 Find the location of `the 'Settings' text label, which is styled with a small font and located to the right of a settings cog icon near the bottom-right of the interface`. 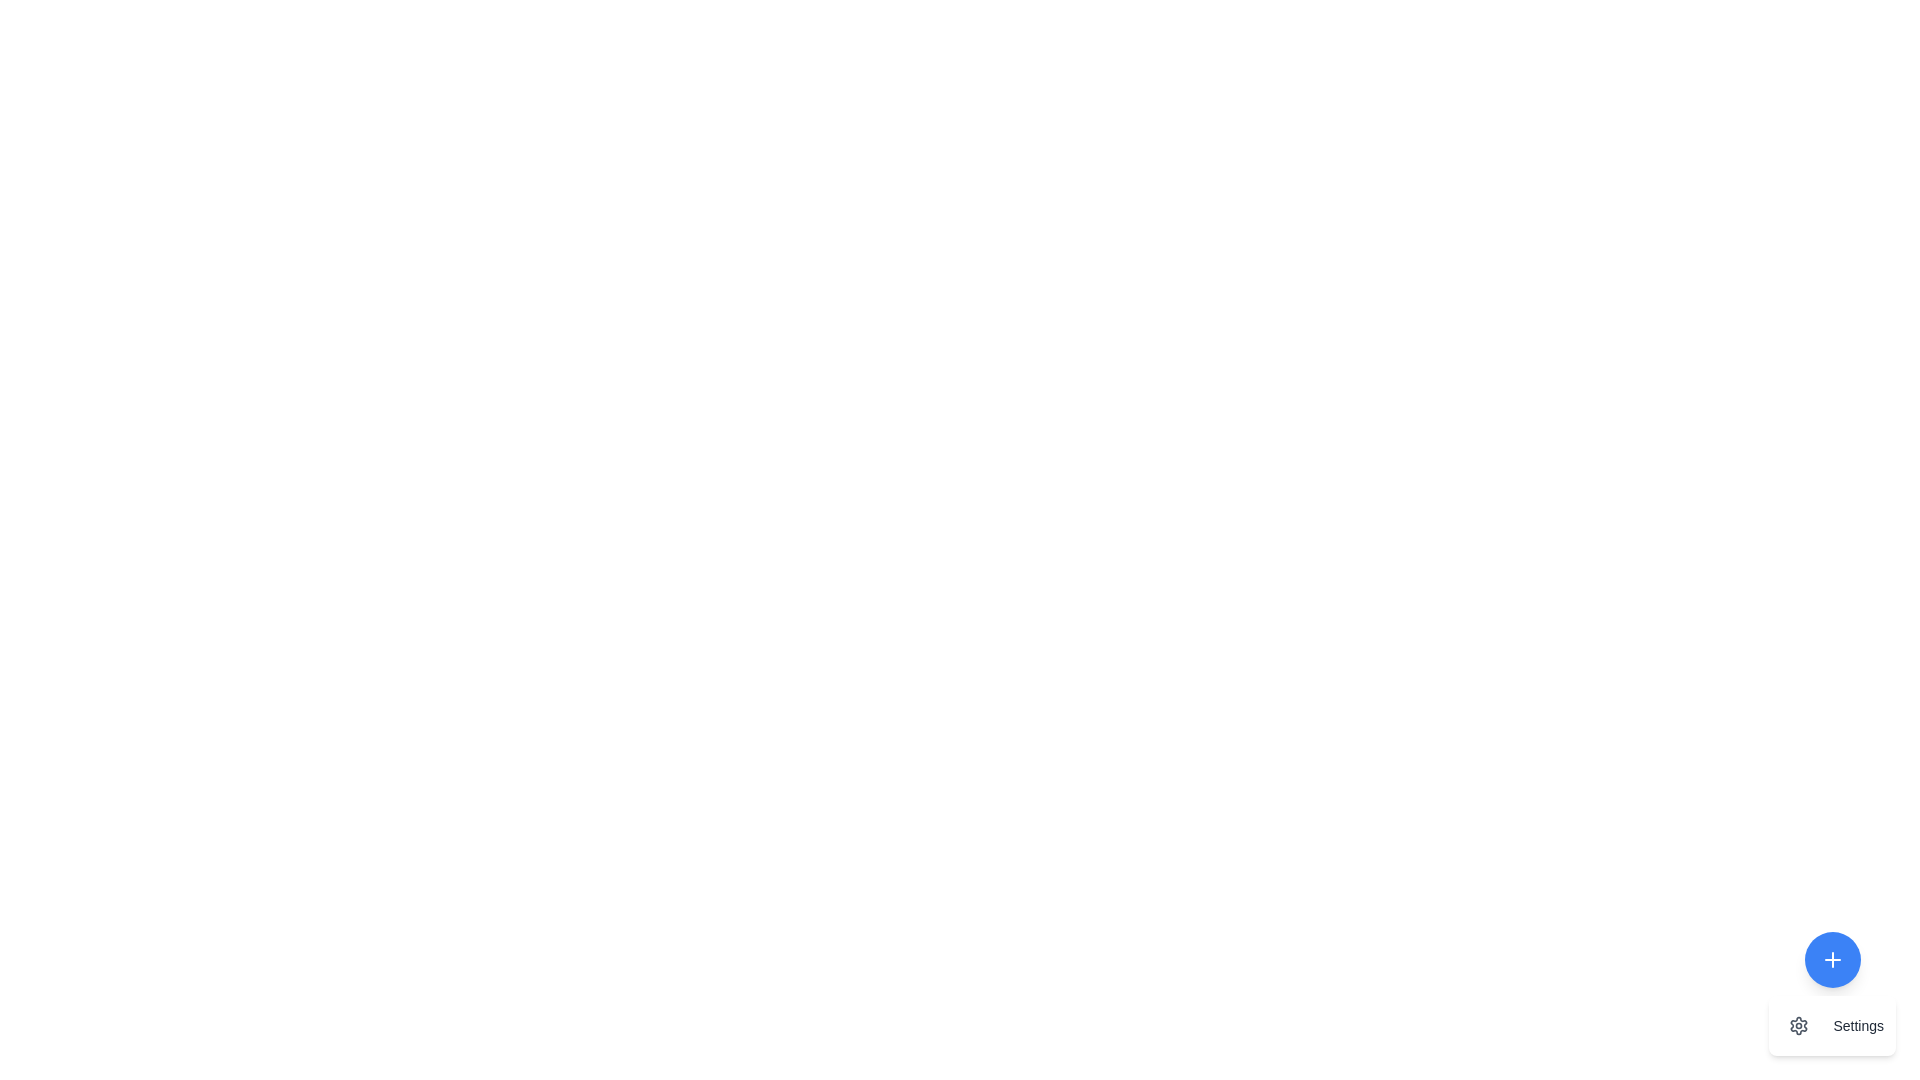

the 'Settings' text label, which is styled with a small font and located to the right of a settings cog icon near the bottom-right of the interface is located at coordinates (1857, 1026).